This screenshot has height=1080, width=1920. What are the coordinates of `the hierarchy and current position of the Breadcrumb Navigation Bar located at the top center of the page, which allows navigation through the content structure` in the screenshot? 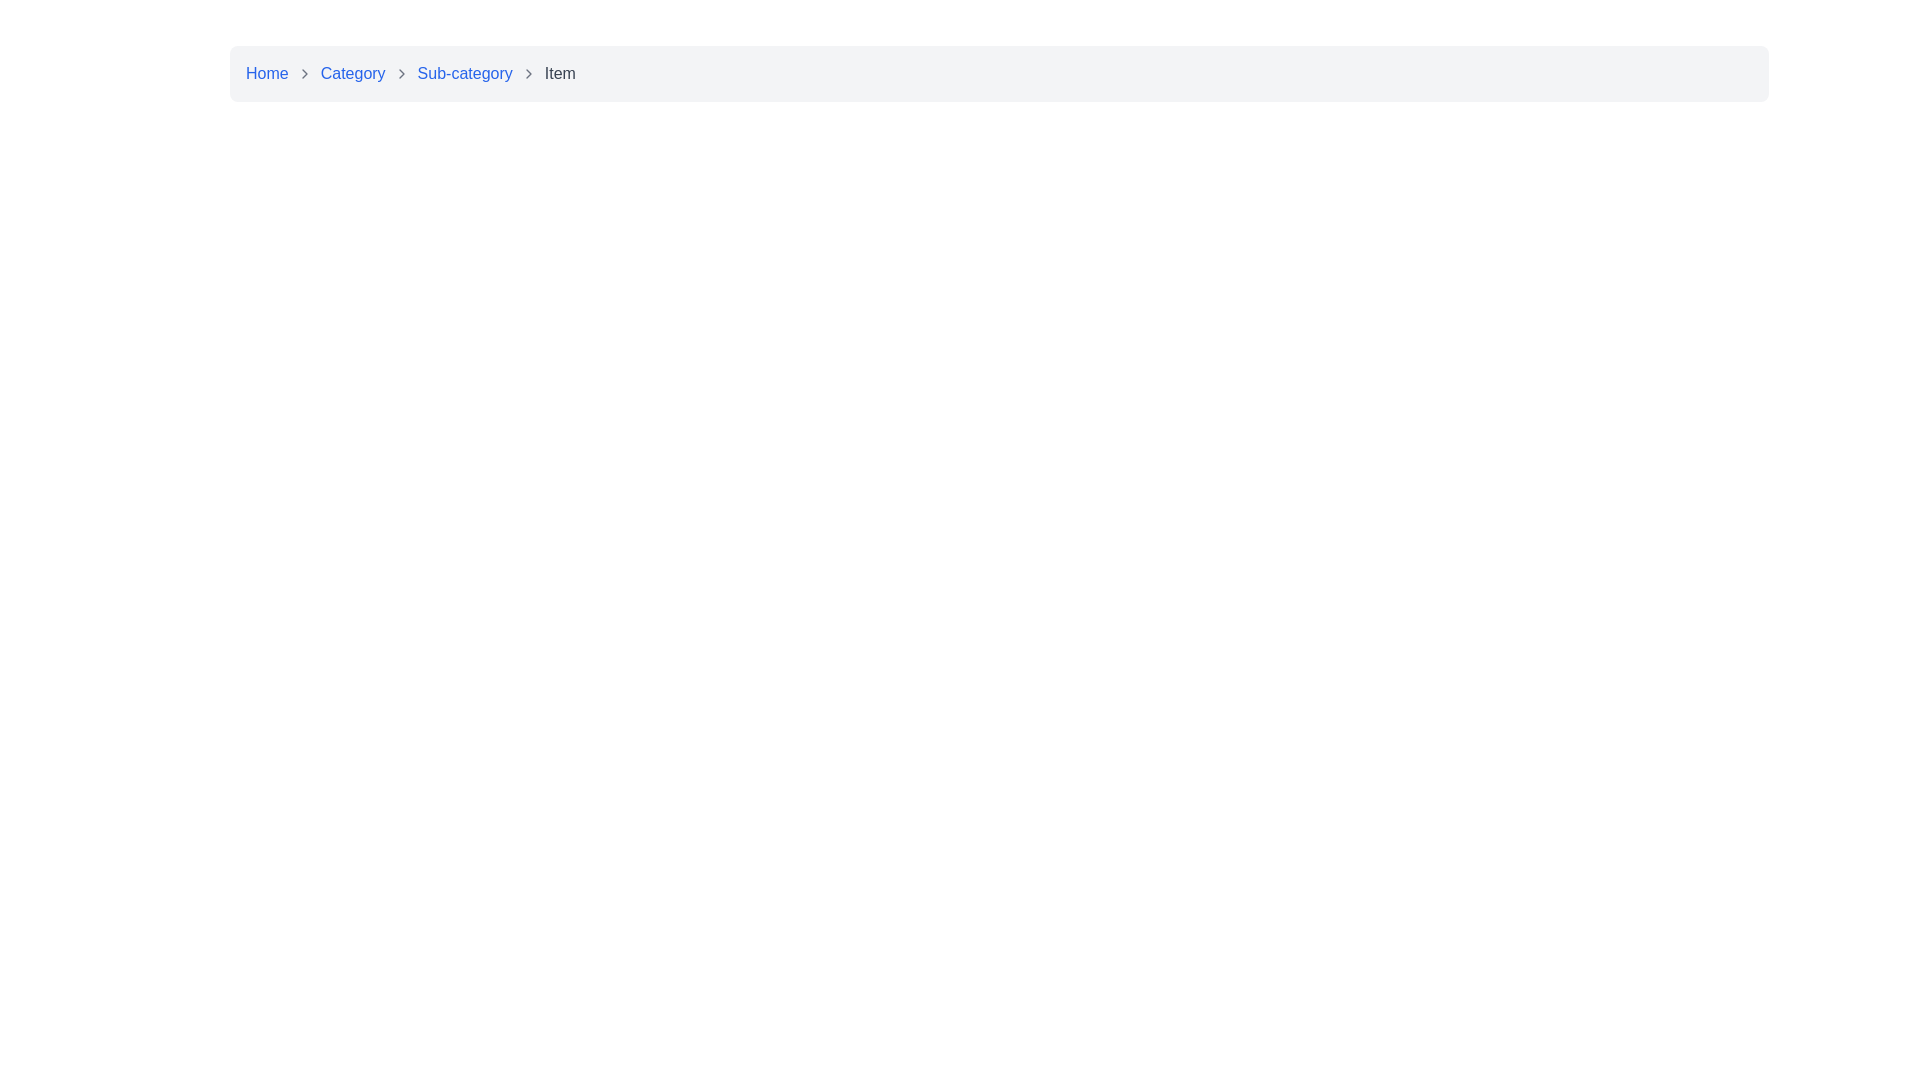 It's located at (999, 72).